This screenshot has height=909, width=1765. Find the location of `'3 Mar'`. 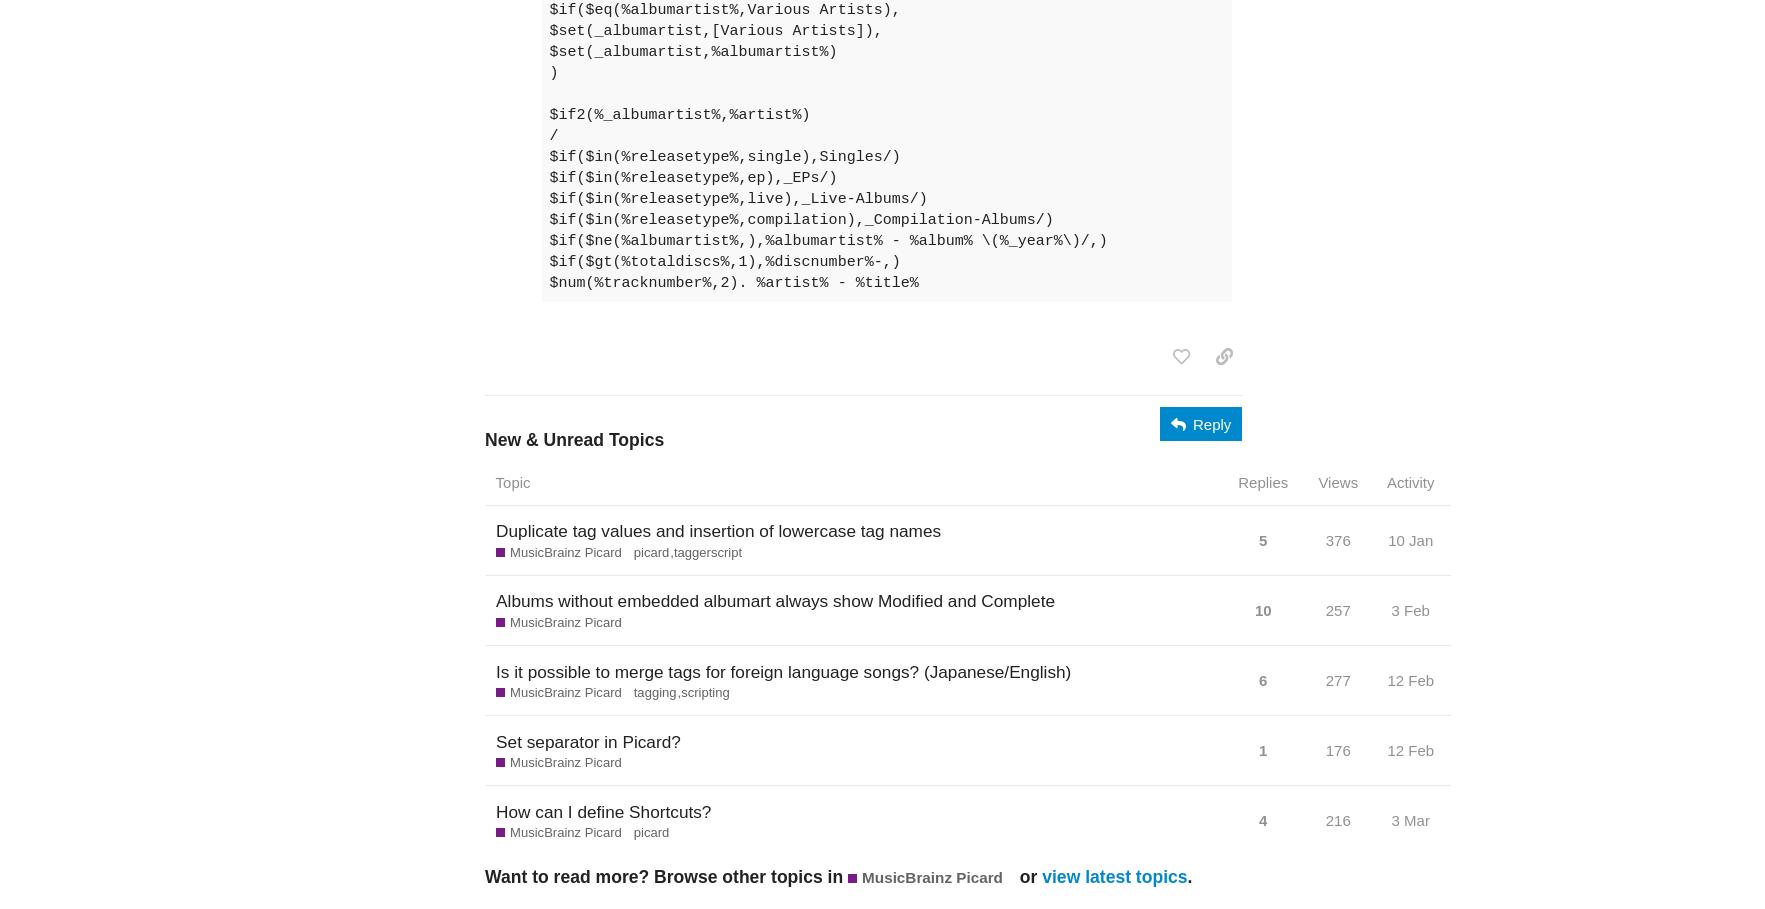

'3 Mar' is located at coordinates (1390, 820).